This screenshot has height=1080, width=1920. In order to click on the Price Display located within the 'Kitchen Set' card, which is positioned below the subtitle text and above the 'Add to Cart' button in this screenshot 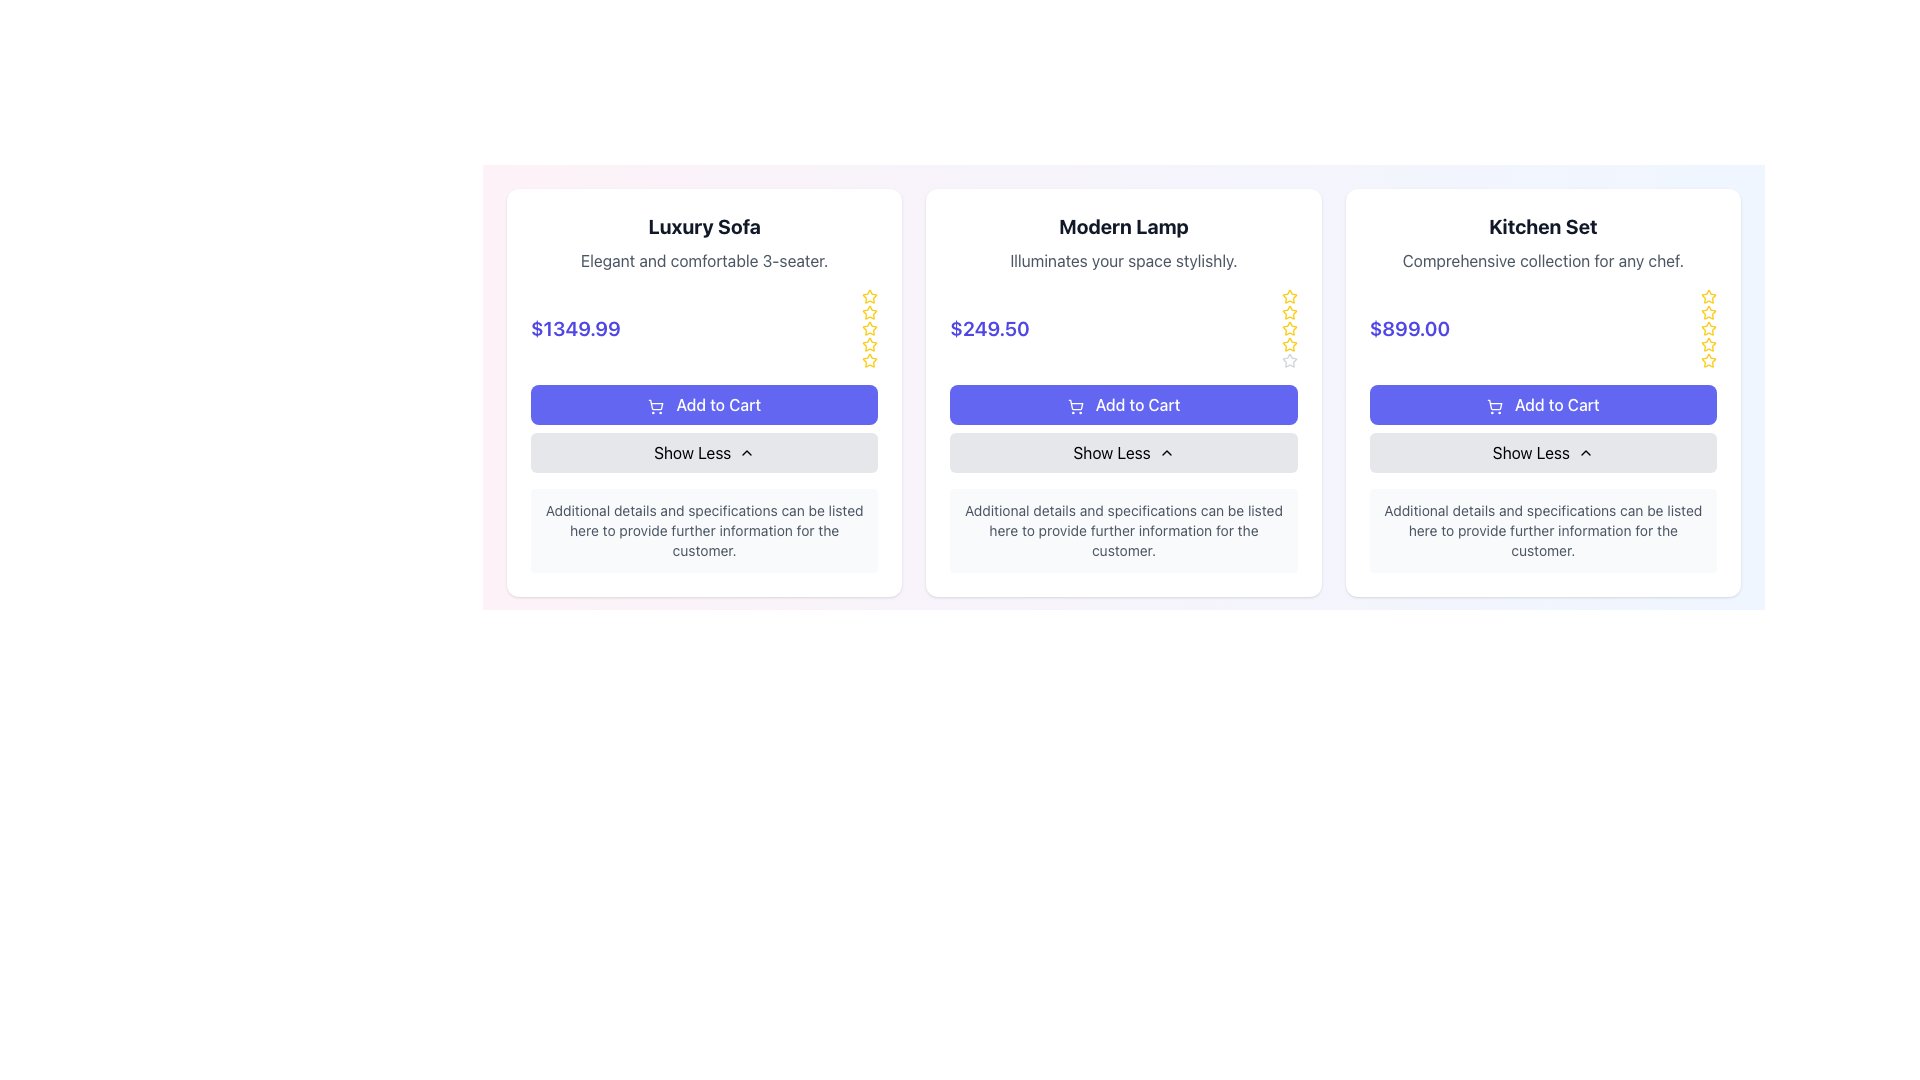, I will do `click(1542, 327)`.